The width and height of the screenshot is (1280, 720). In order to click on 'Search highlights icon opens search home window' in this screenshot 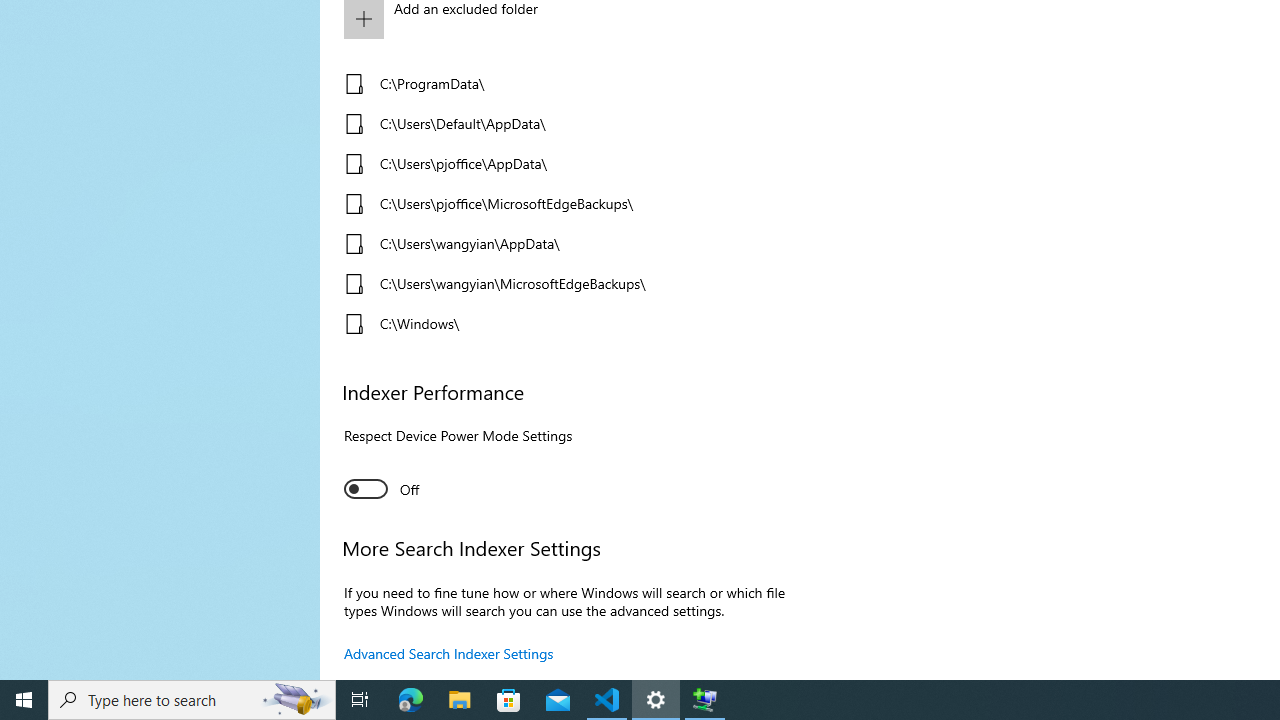, I will do `click(294, 698)`.